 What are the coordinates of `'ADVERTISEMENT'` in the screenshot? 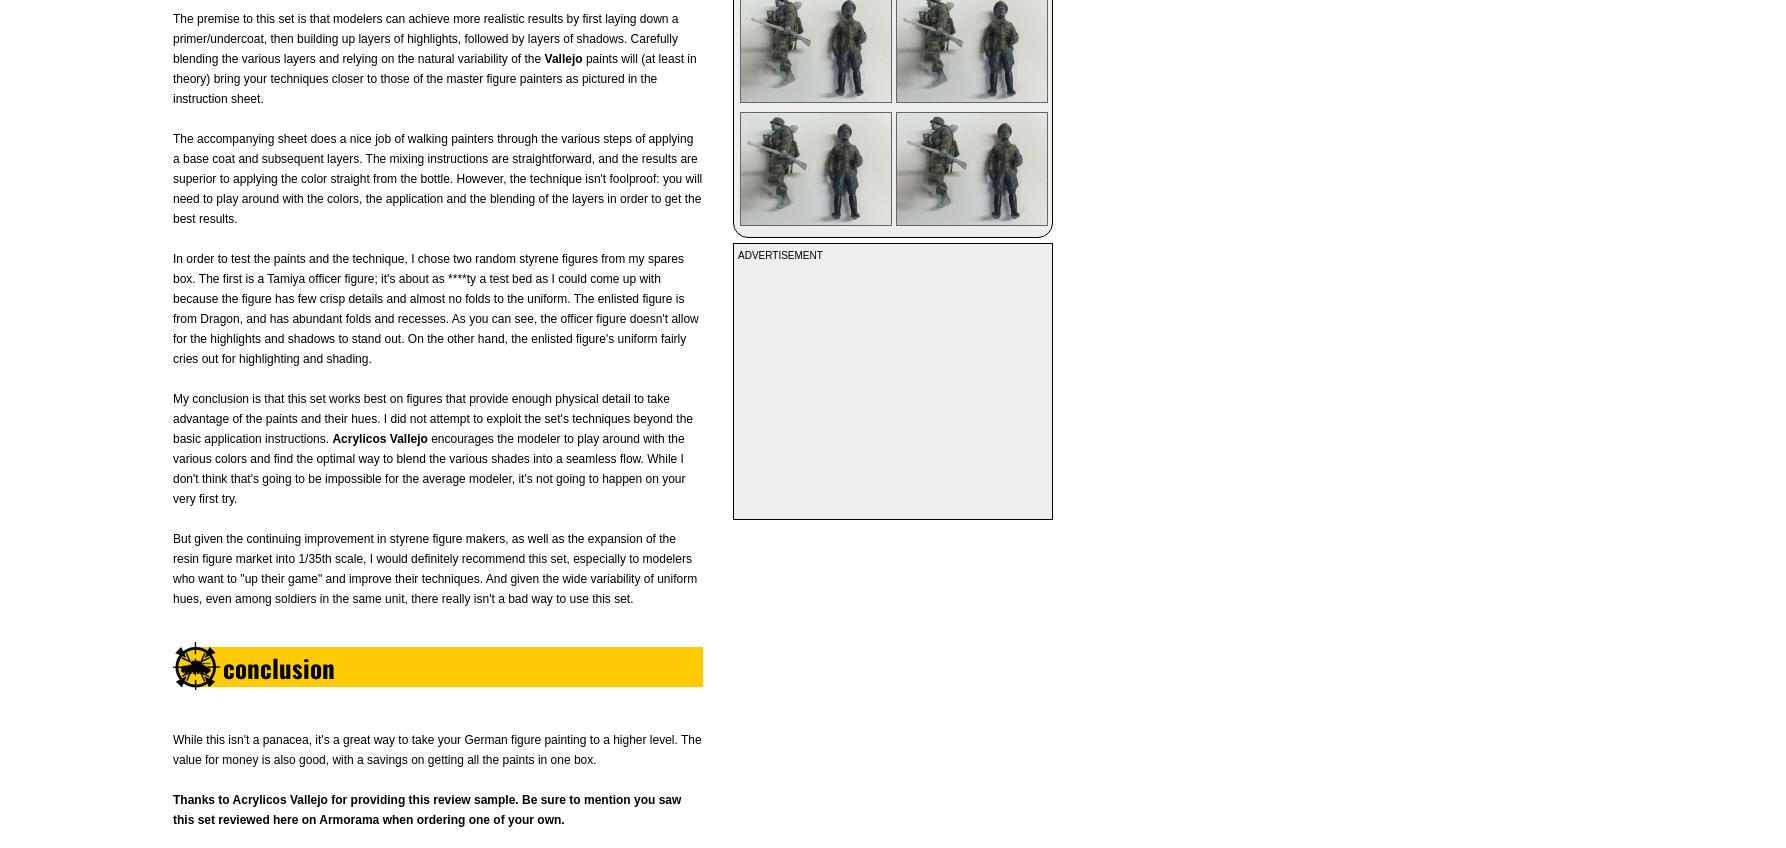 It's located at (778, 254).